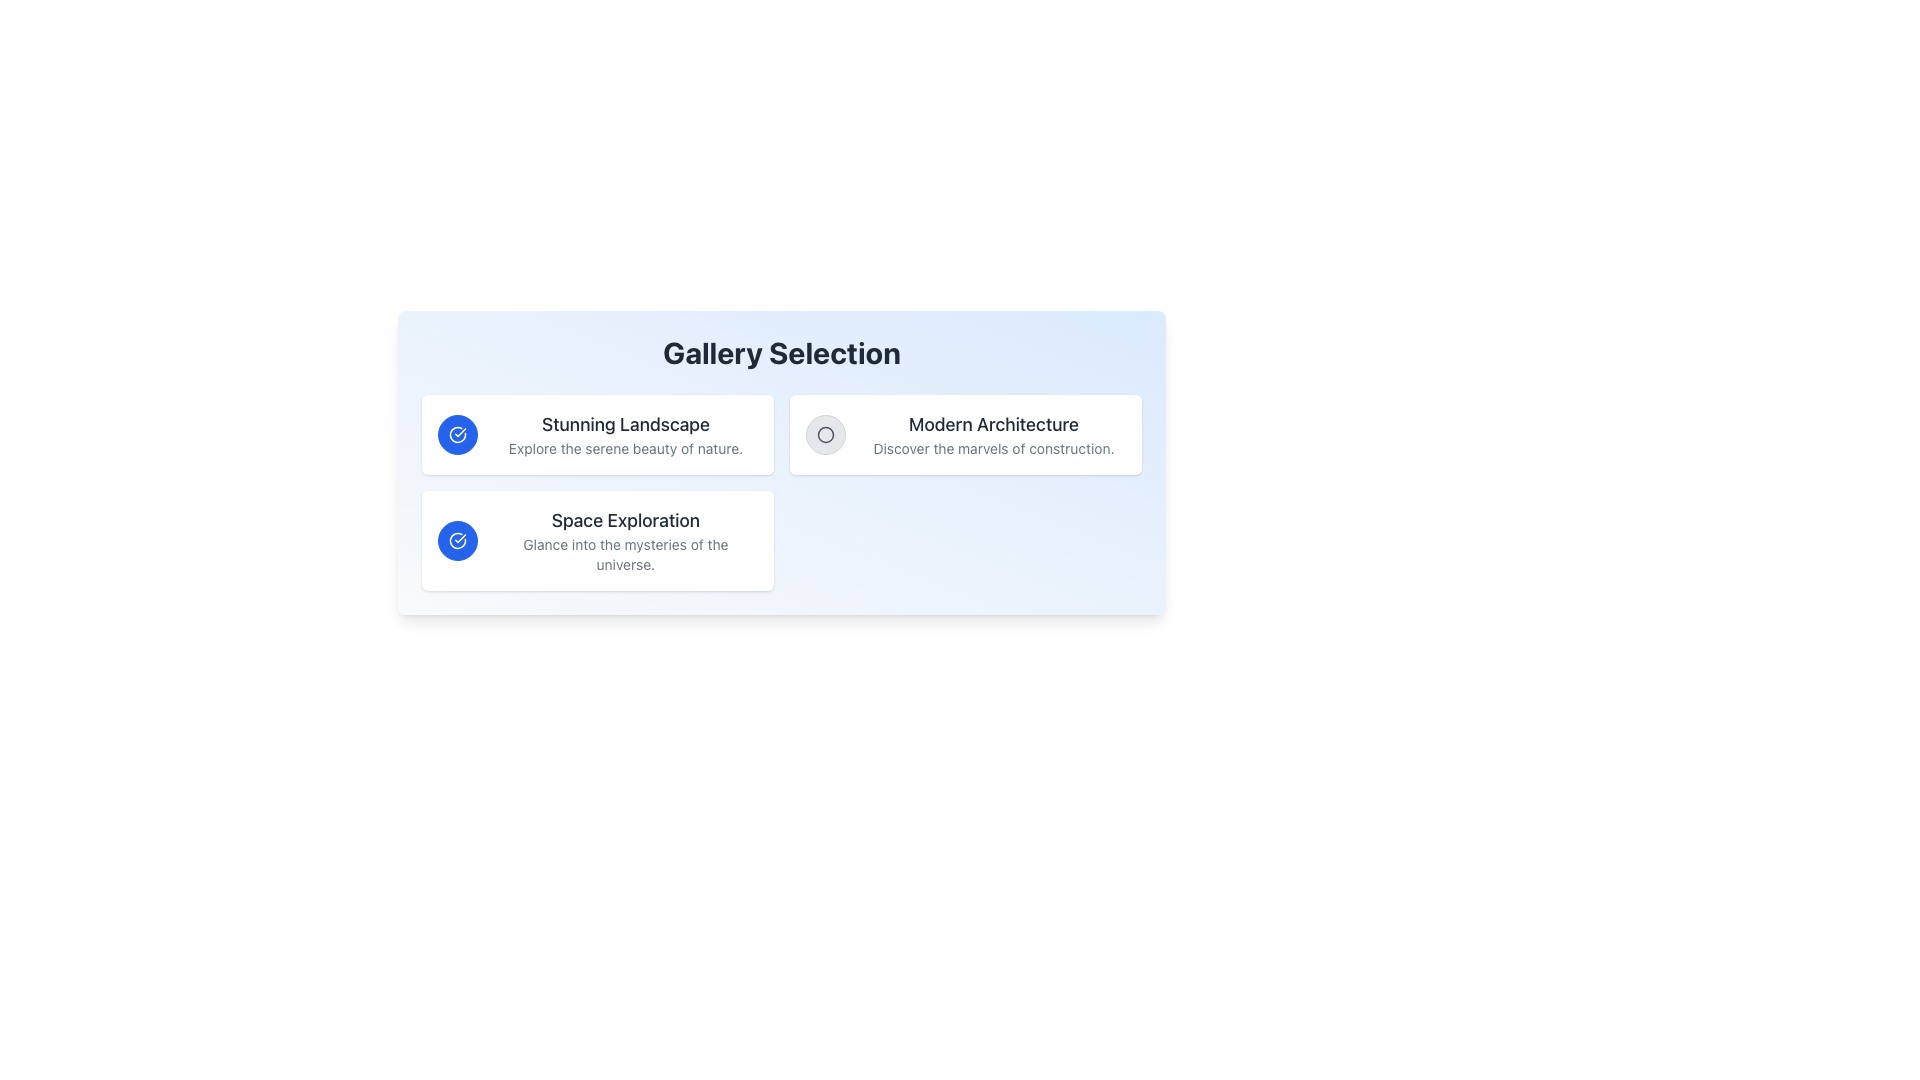 The height and width of the screenshot is (1080, 1920). Describe the element at coordinates (624, 540) in the screenshot. I see `the Text block displaying the title and description for the Space Exploration category, which is the second item in the horizontally aligned selection group located in the lower left part of the interface` at that location.